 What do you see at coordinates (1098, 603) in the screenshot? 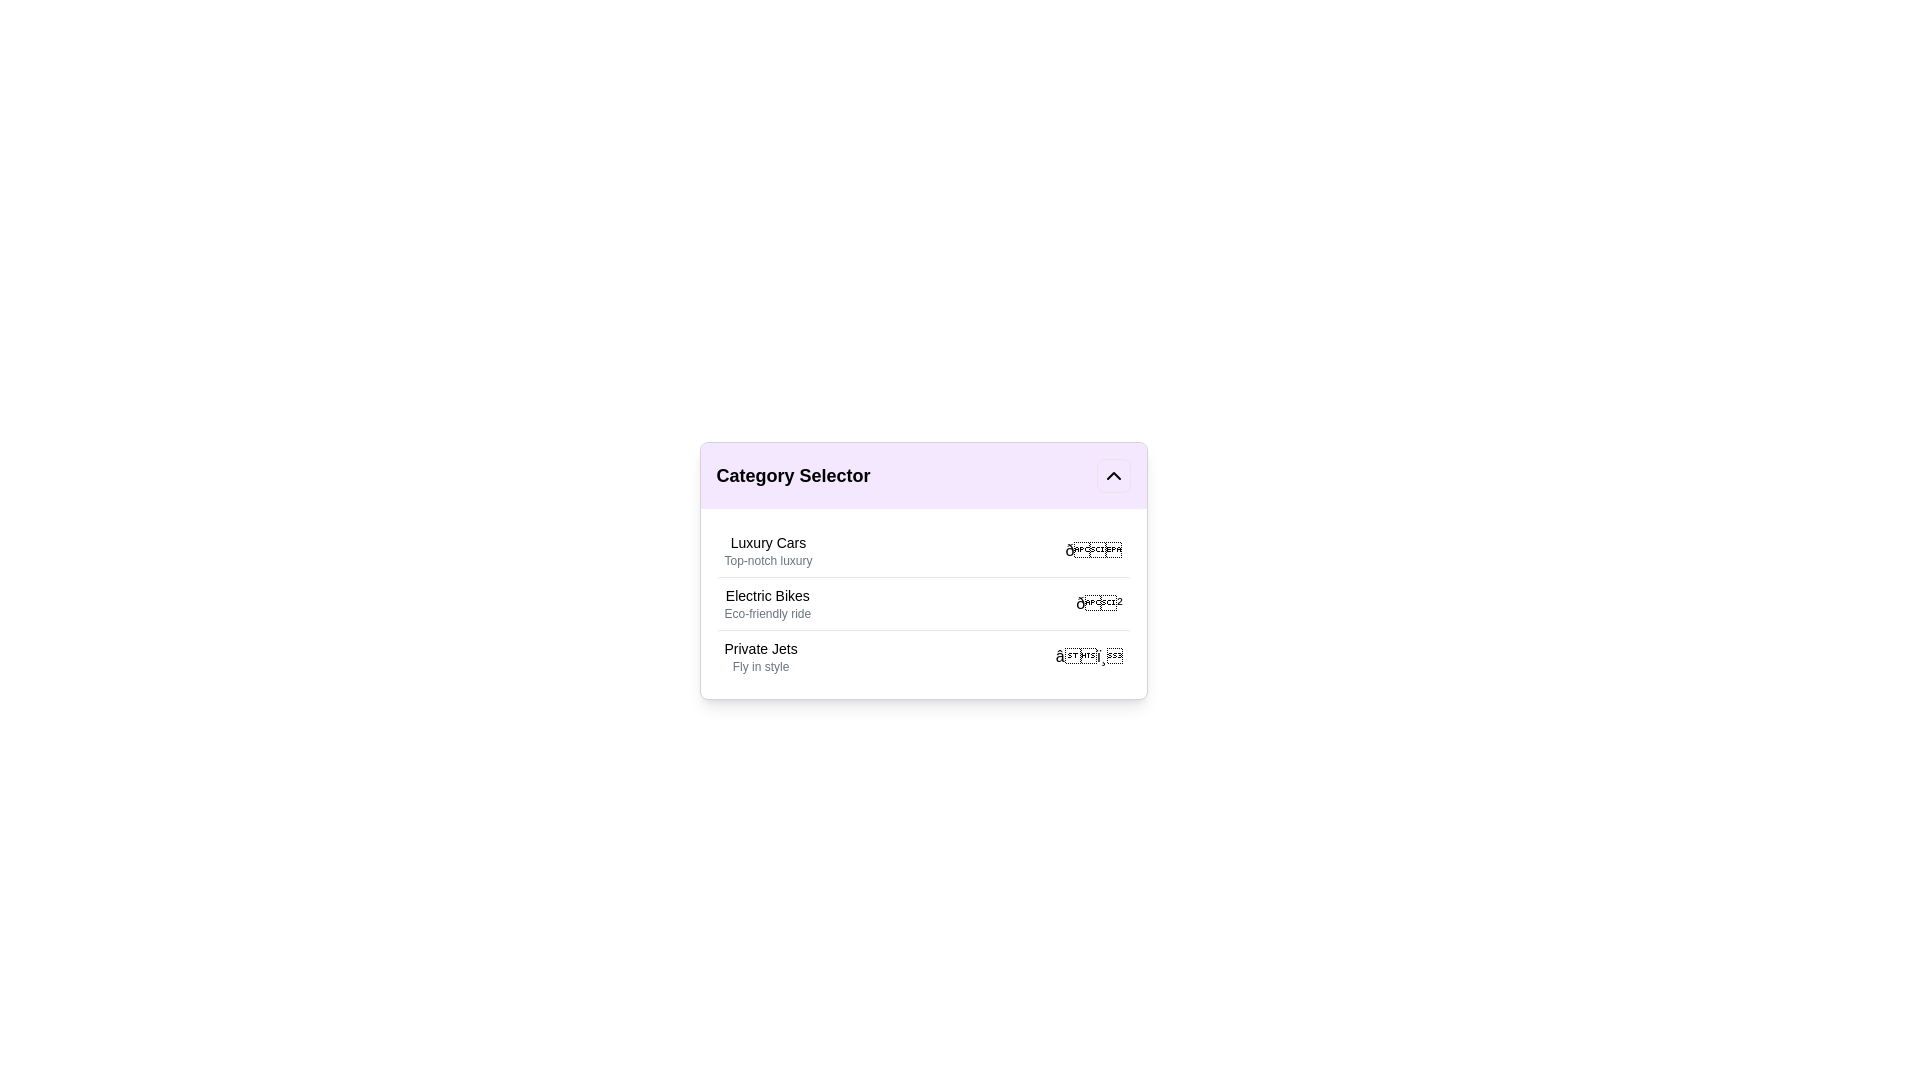
I see `the bicycle icon (🚲) located at the far right of the 'Electric Bikes' row in the 'Category Selector' list, which is aligned with the text labels 'Electric Bikes' and 'Eco-friendly ride.'` at bounding box center [1098, 603].